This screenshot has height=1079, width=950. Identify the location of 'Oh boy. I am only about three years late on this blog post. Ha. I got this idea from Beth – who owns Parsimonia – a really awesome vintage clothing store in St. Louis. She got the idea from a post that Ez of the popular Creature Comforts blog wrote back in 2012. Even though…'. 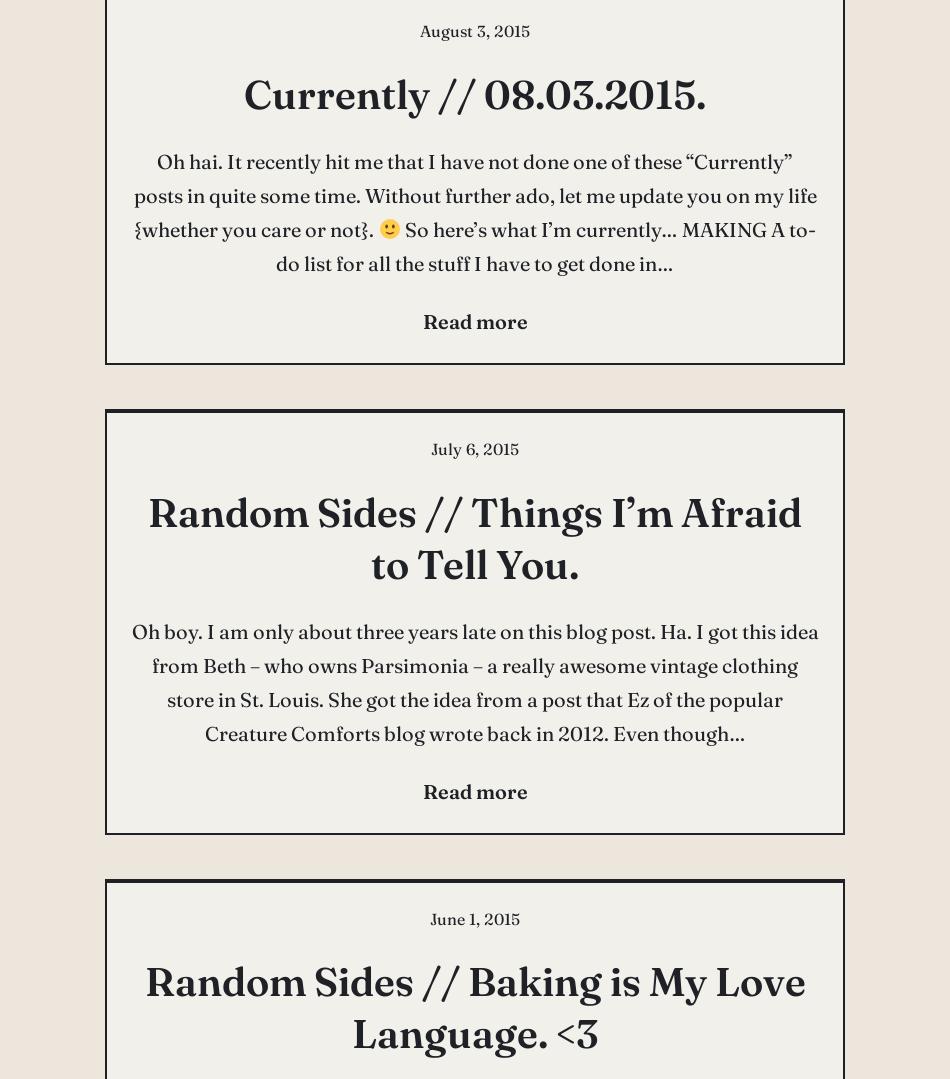
(473, 681).